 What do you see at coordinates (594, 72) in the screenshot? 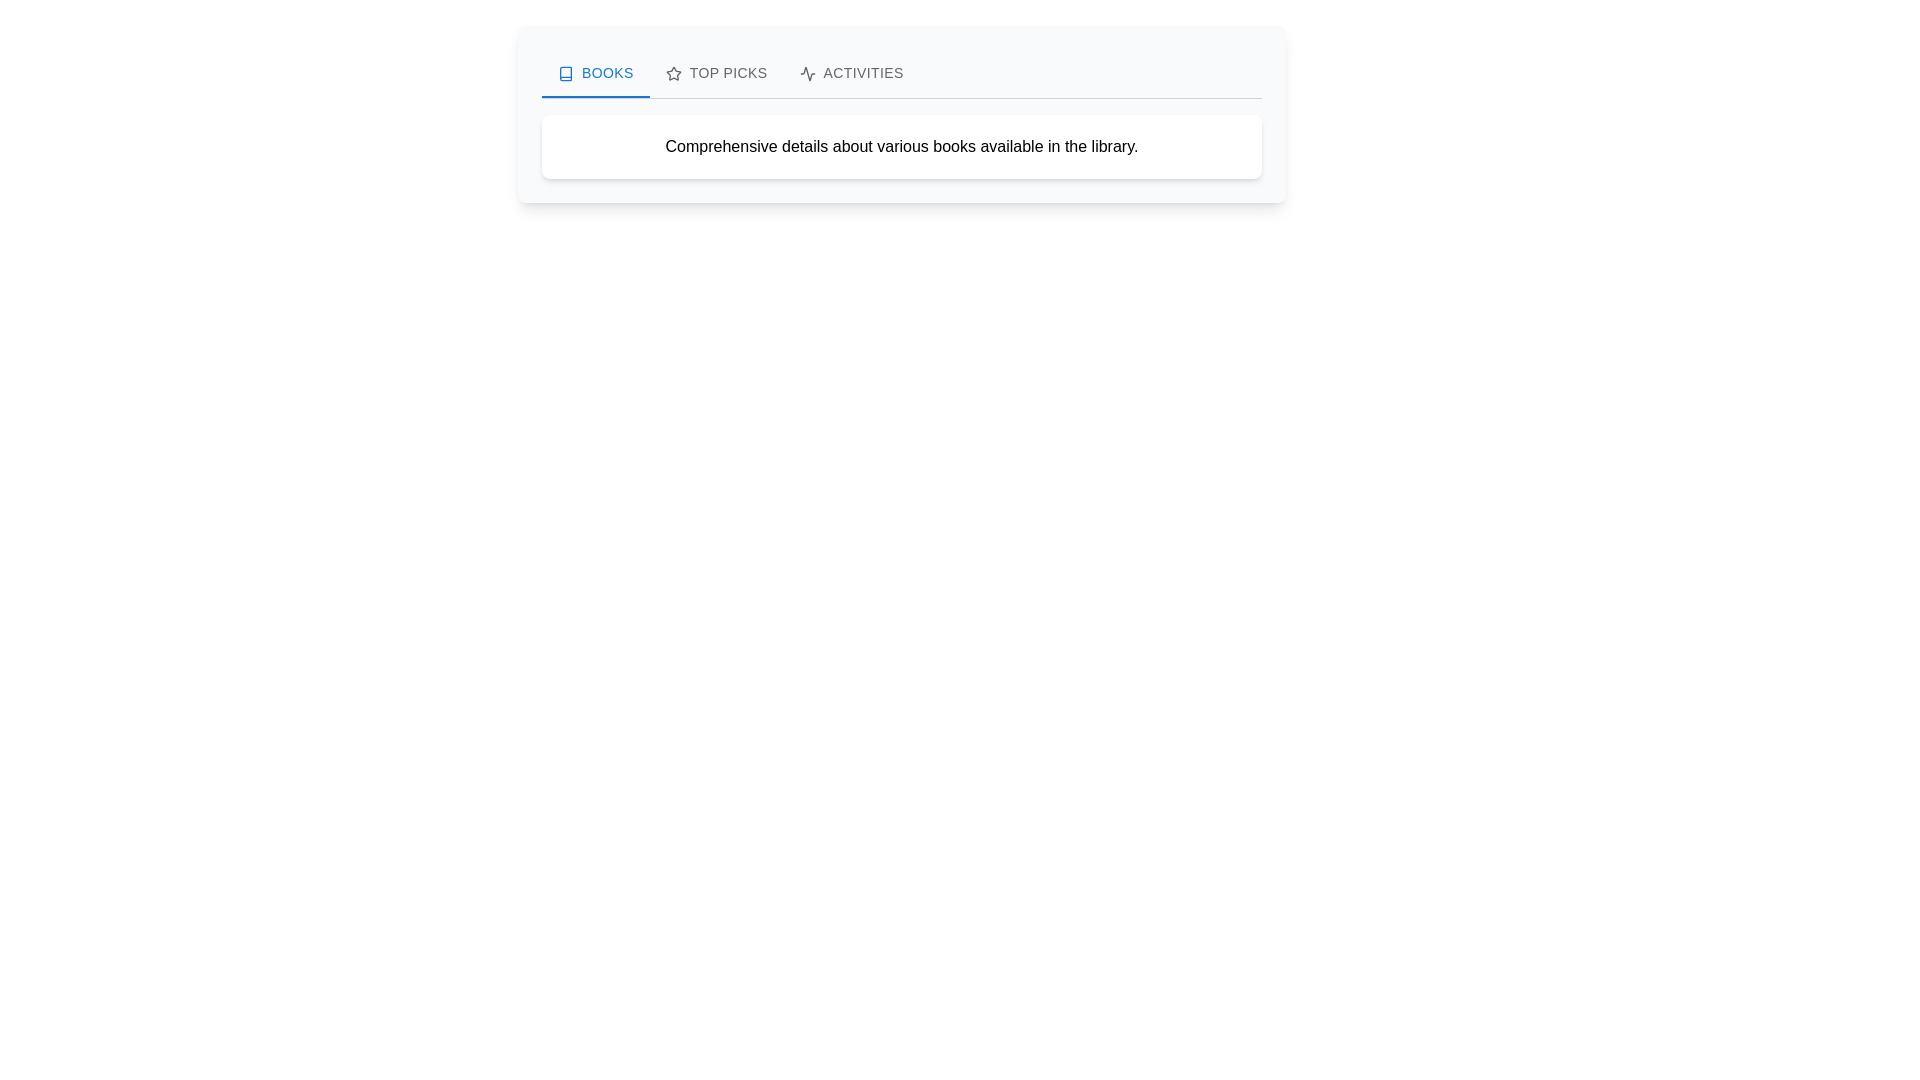
I see `the 'Books' tab in the horizontal tab navigation bar` at bounding box center [594, 72].